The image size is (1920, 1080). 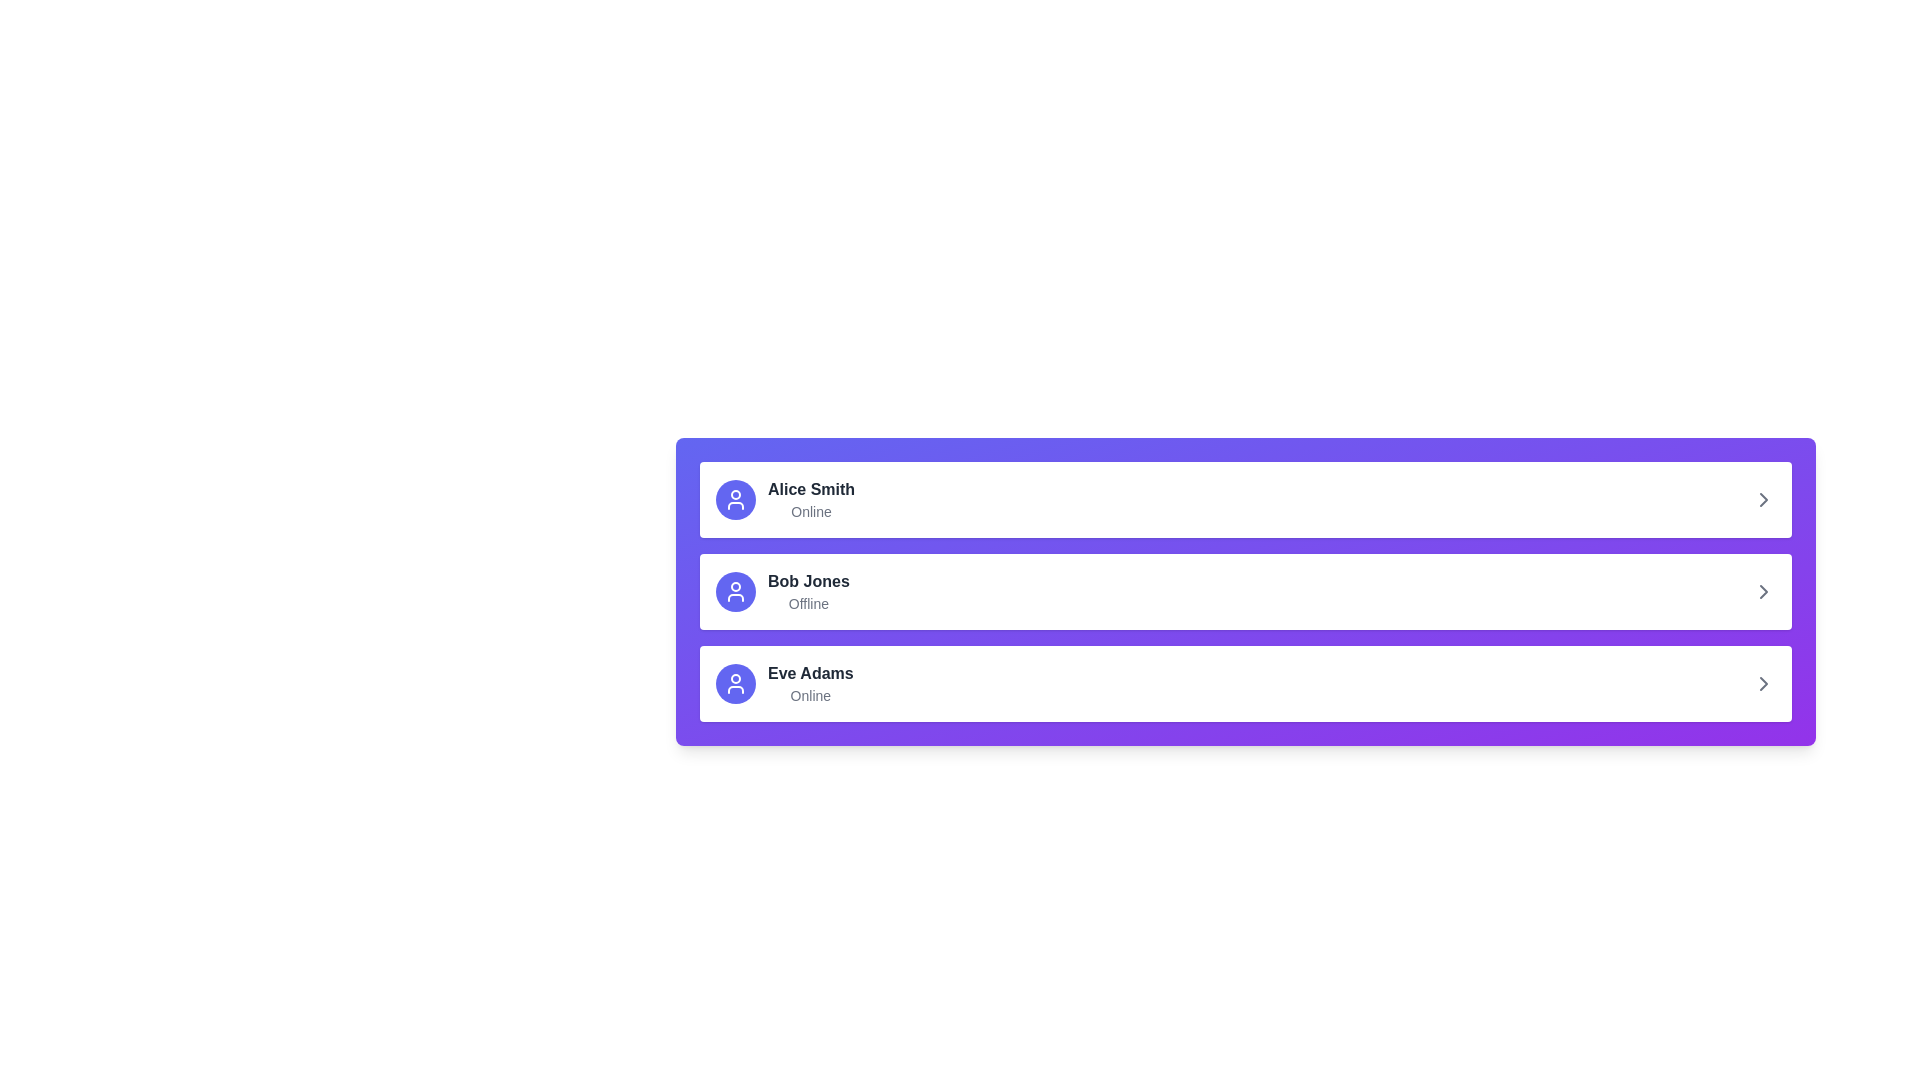 What do you see at coordinates (783, 682) in the screenshot?
I see `the third Profile list item featuring the avatar and text 'Eve Adams' and 'Online'` at bounding box center [783, 682].